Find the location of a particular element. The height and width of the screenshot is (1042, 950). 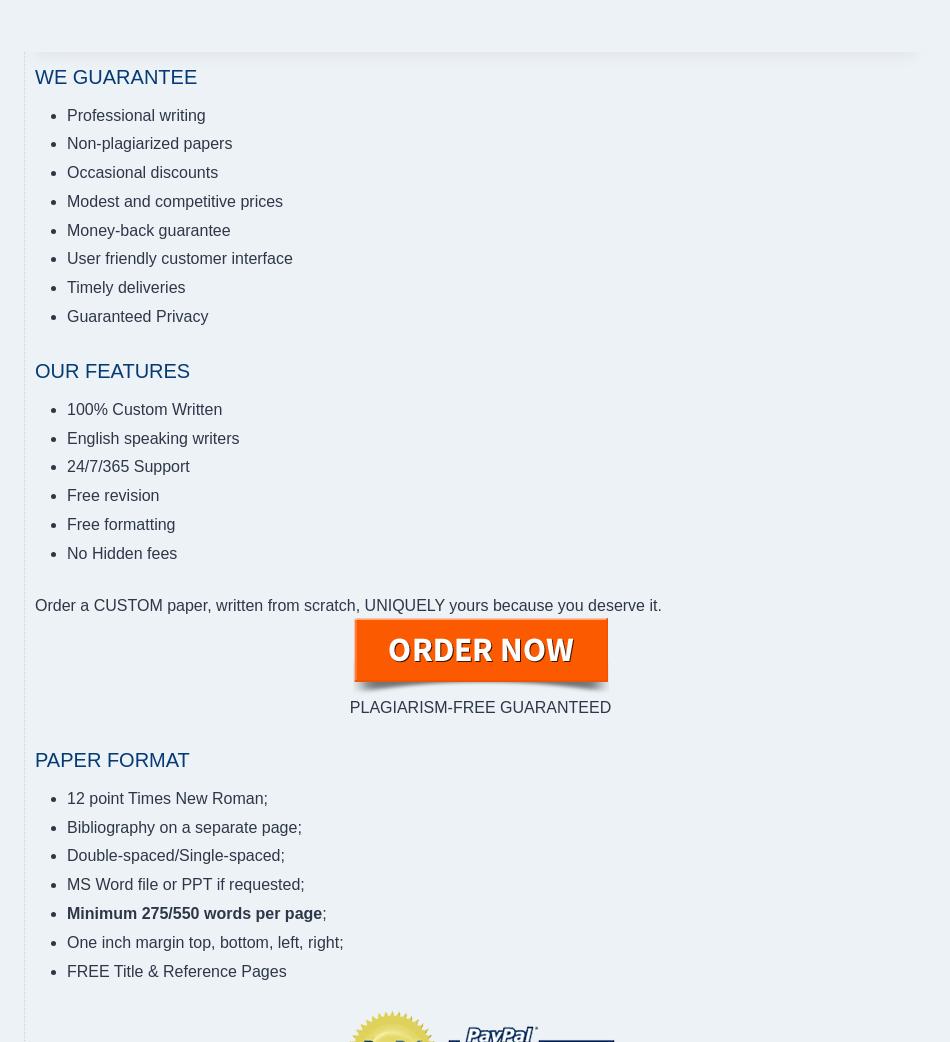

'We Guarantee' is located at coordinates (115, 74).